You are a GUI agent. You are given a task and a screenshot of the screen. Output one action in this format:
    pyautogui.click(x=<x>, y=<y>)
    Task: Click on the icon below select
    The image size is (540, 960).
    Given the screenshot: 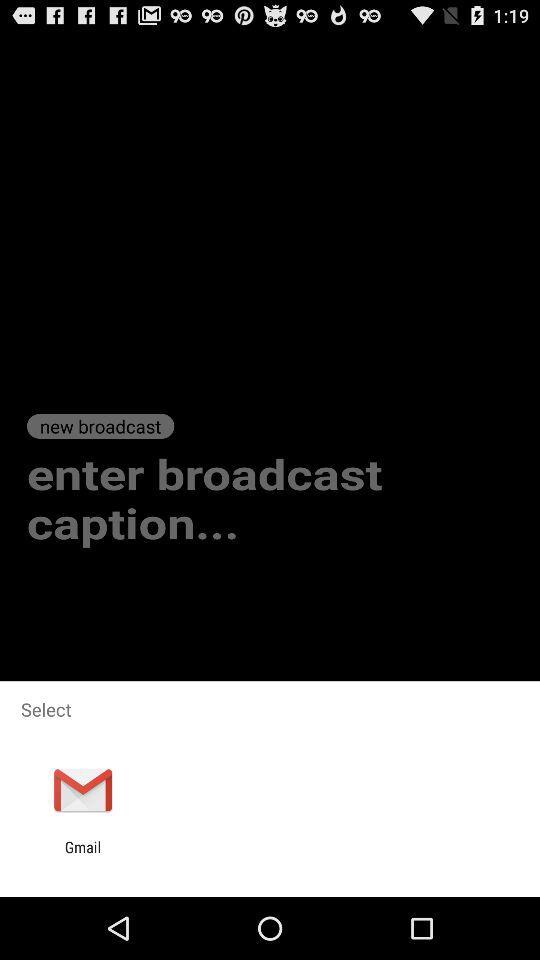 What is the action you would take?
    pyautogui.click(x=82, y=790)
    